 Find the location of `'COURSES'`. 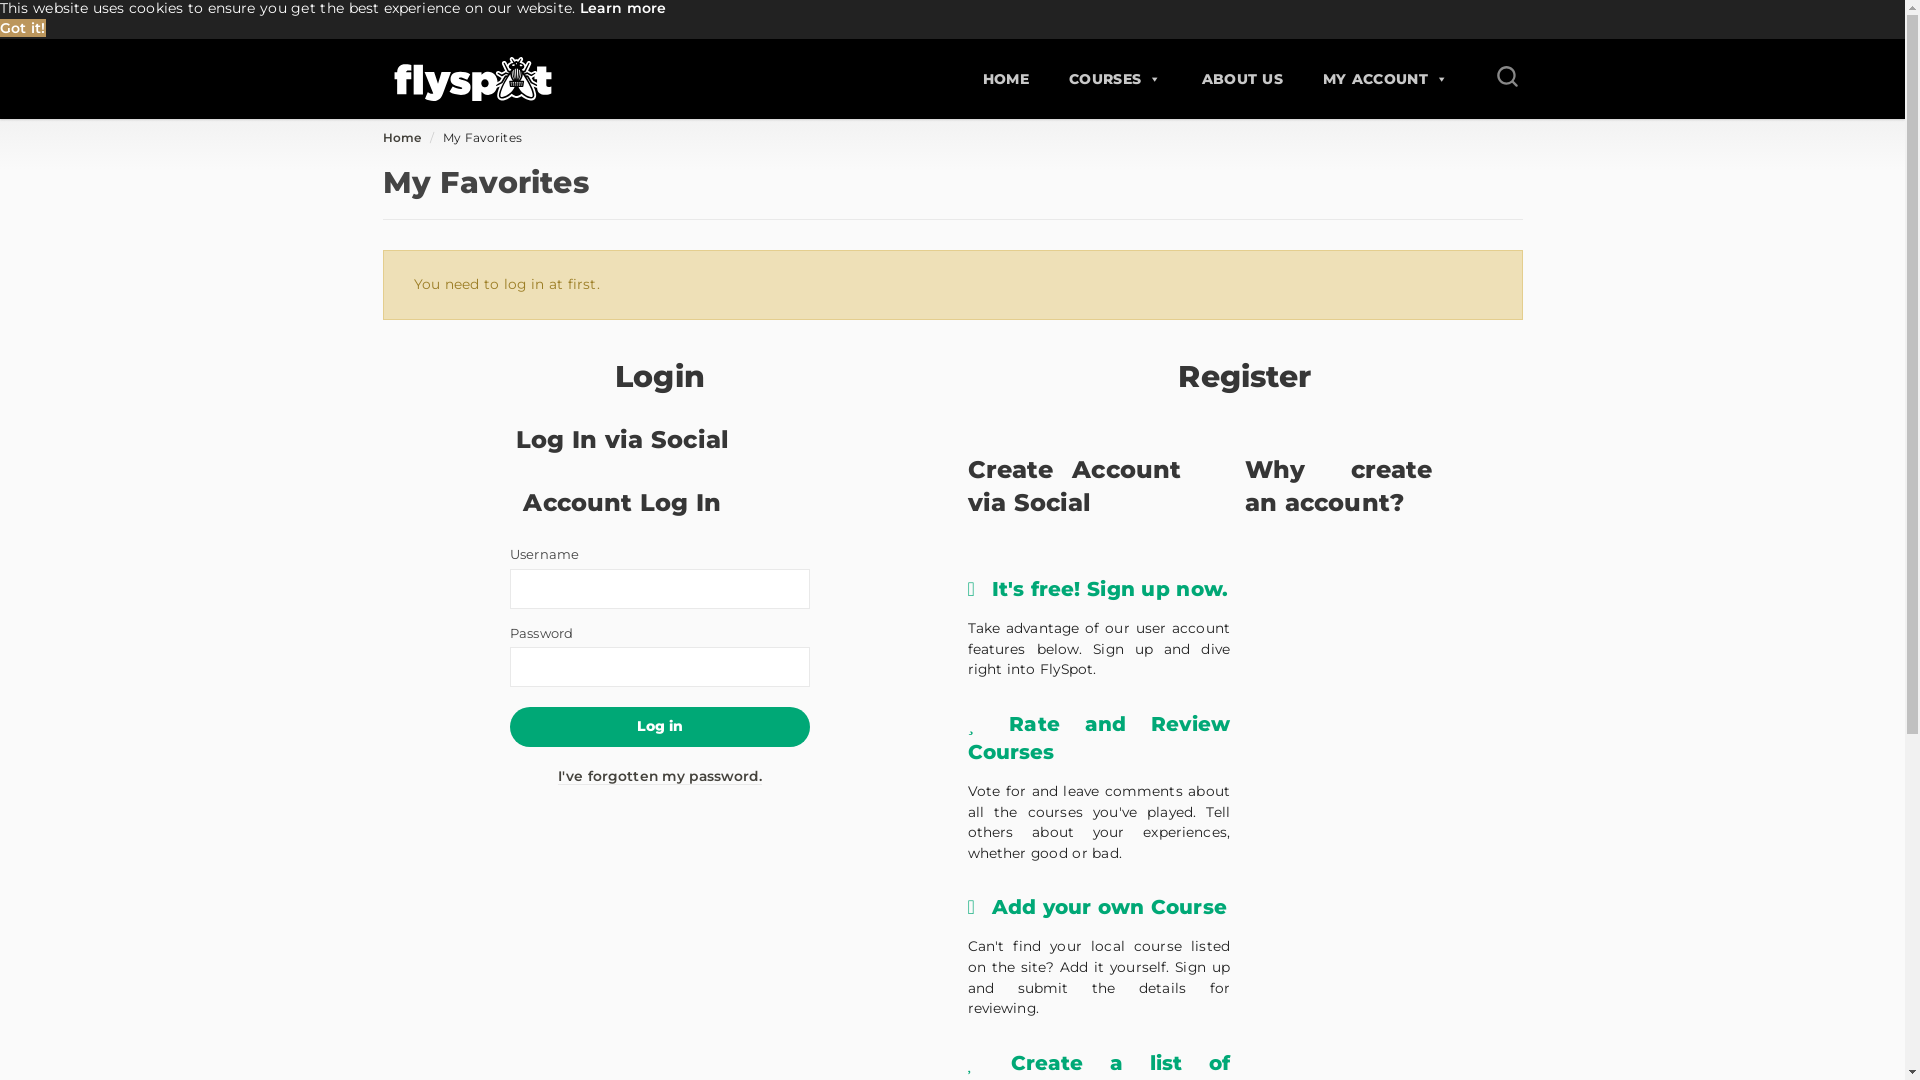

'COURSES' is located at coordinates (1114, 77).